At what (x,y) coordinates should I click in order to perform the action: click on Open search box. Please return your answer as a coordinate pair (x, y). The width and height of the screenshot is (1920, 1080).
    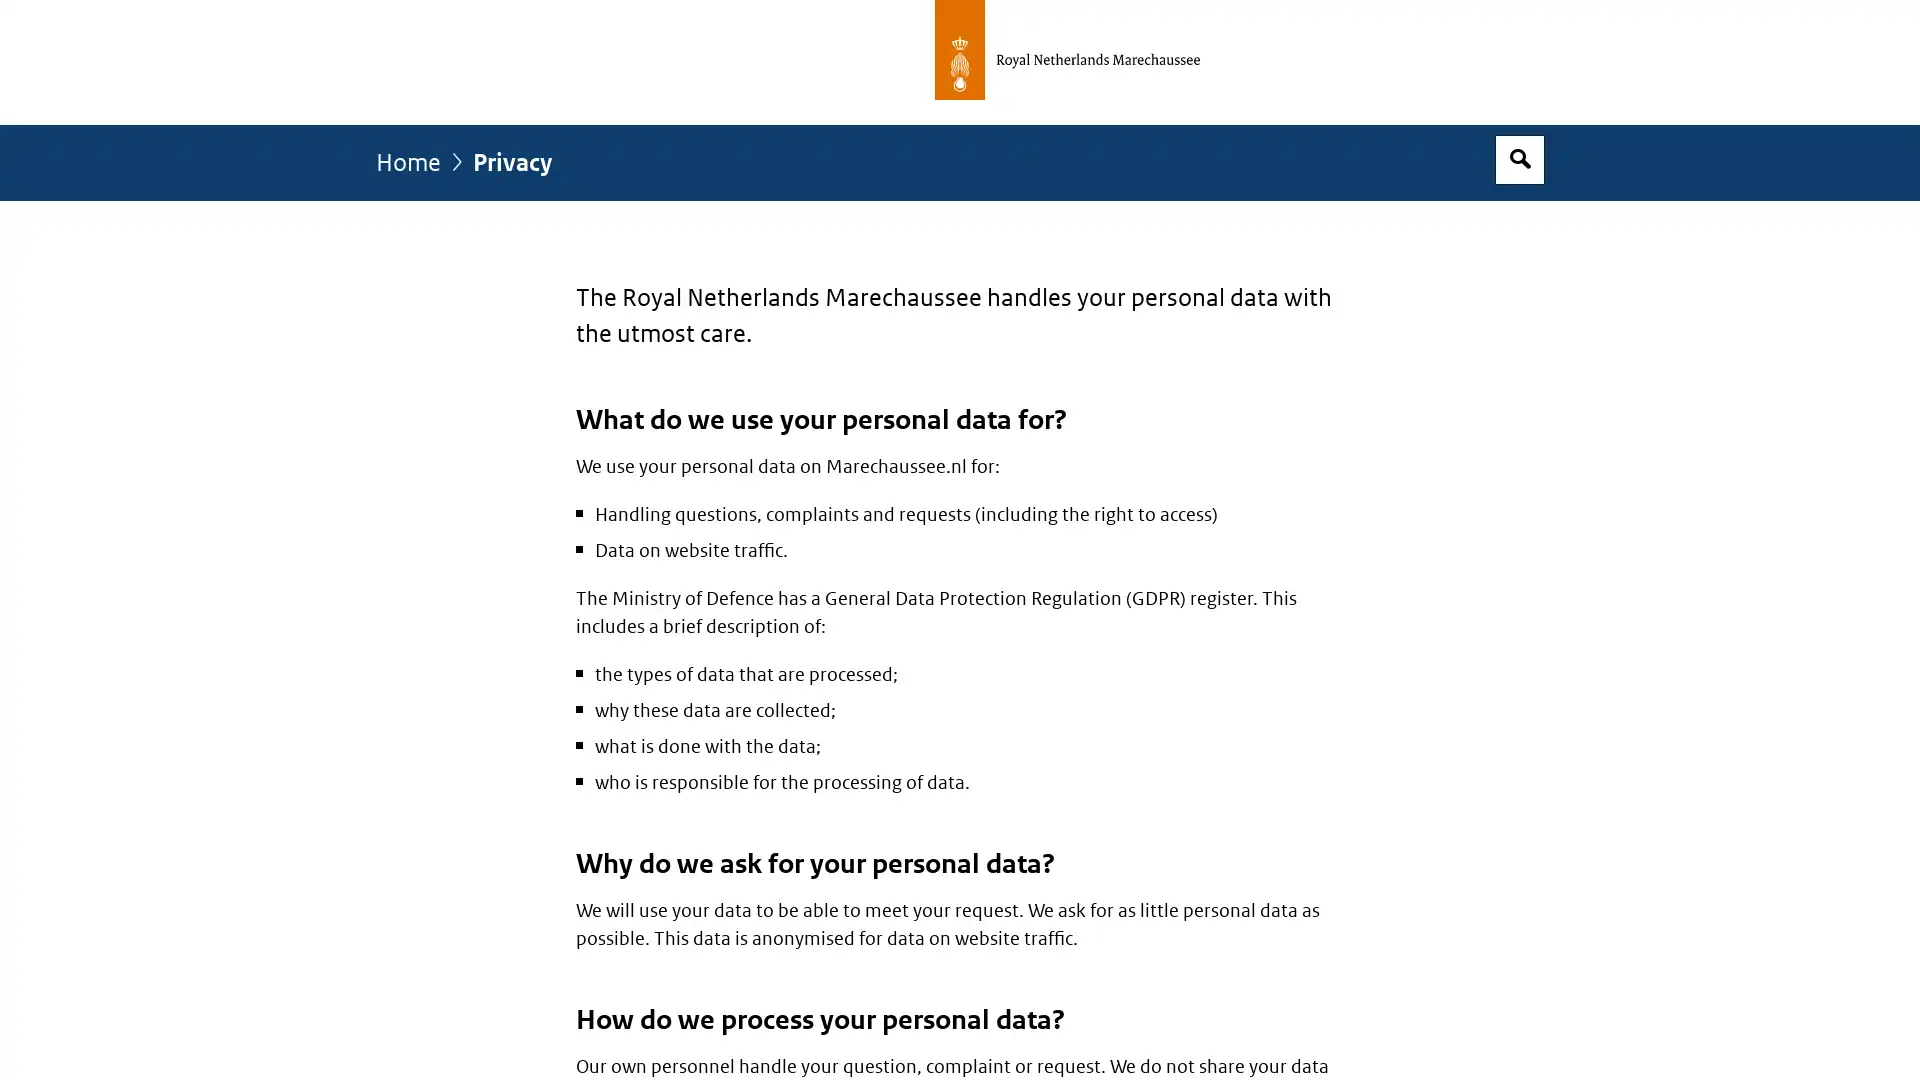
    Looking at the image, I should click on (1520, 158).